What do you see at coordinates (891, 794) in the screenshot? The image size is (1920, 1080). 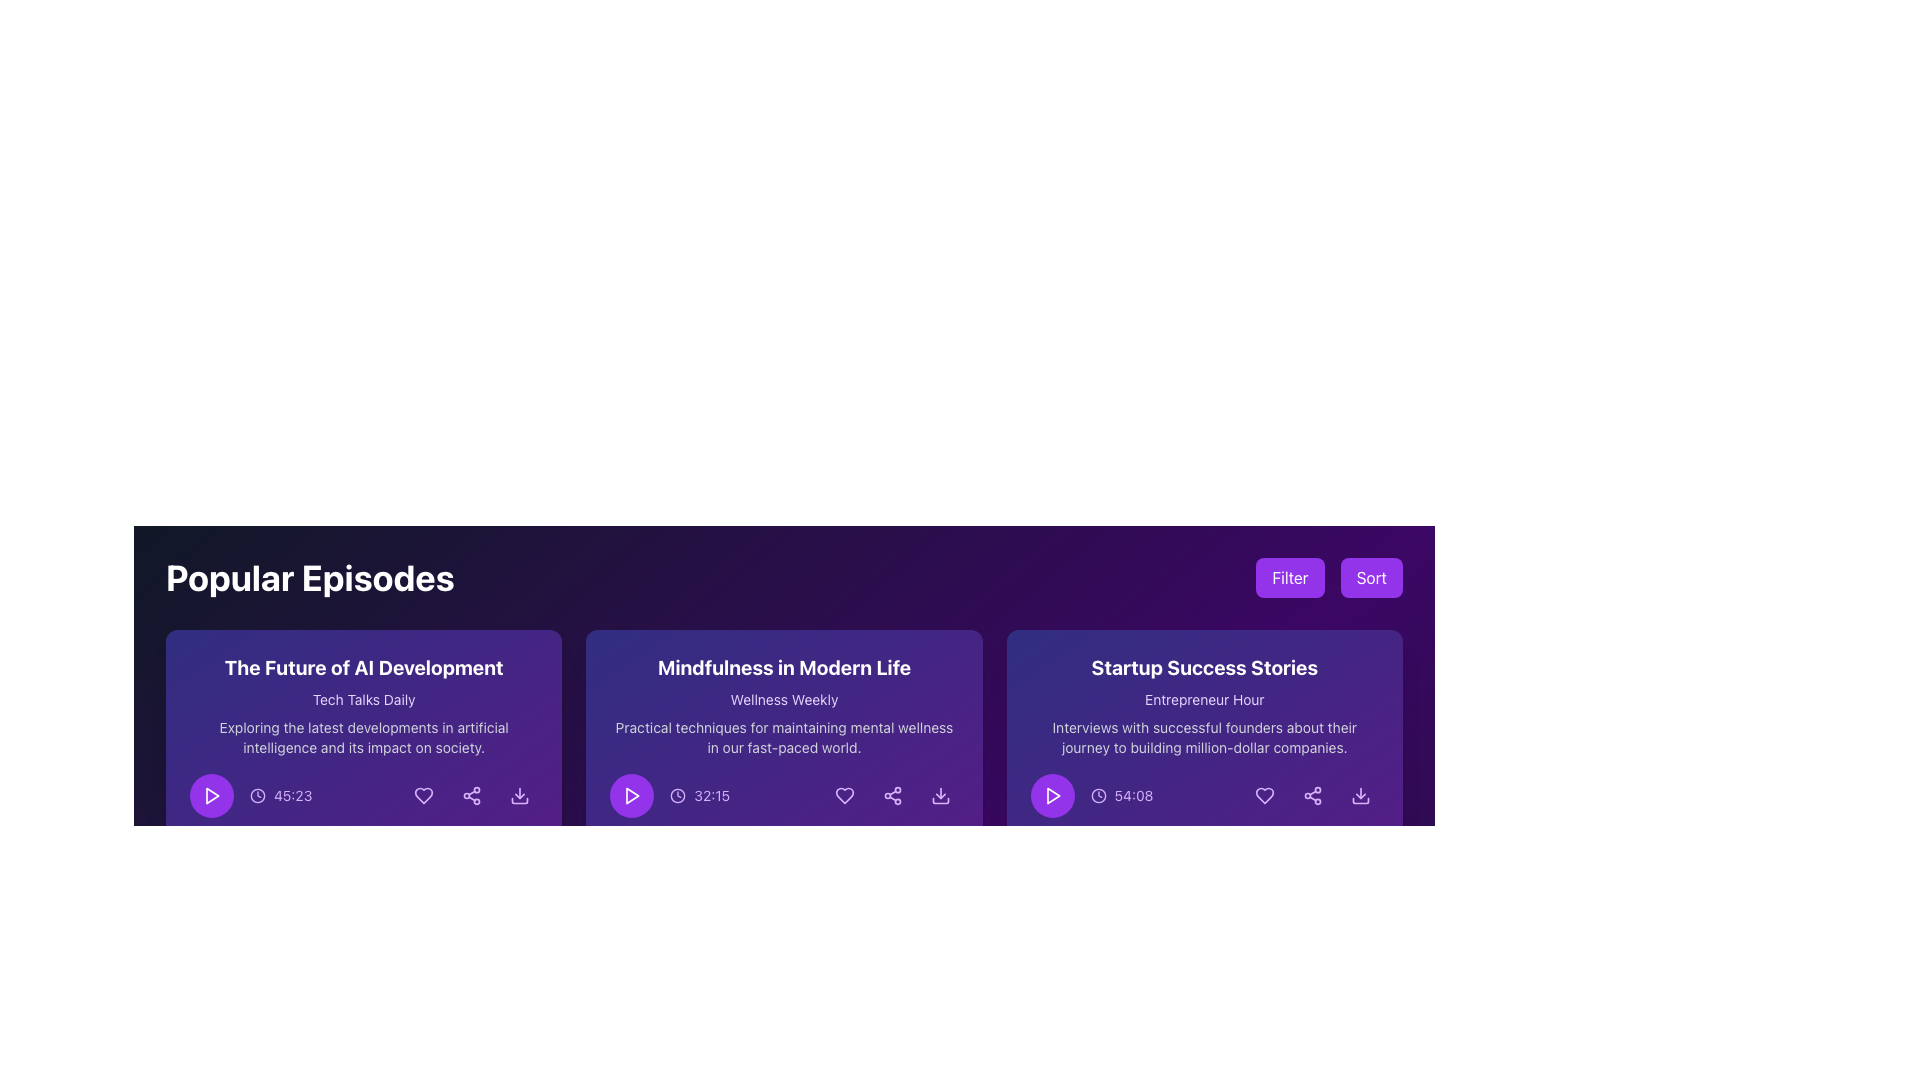 I see `the share button located in the control row below the 'Mindfulness in Modern Life' card, positioned fourth among the interactive icons, to change its appearance` at bounding box center [891, 794].